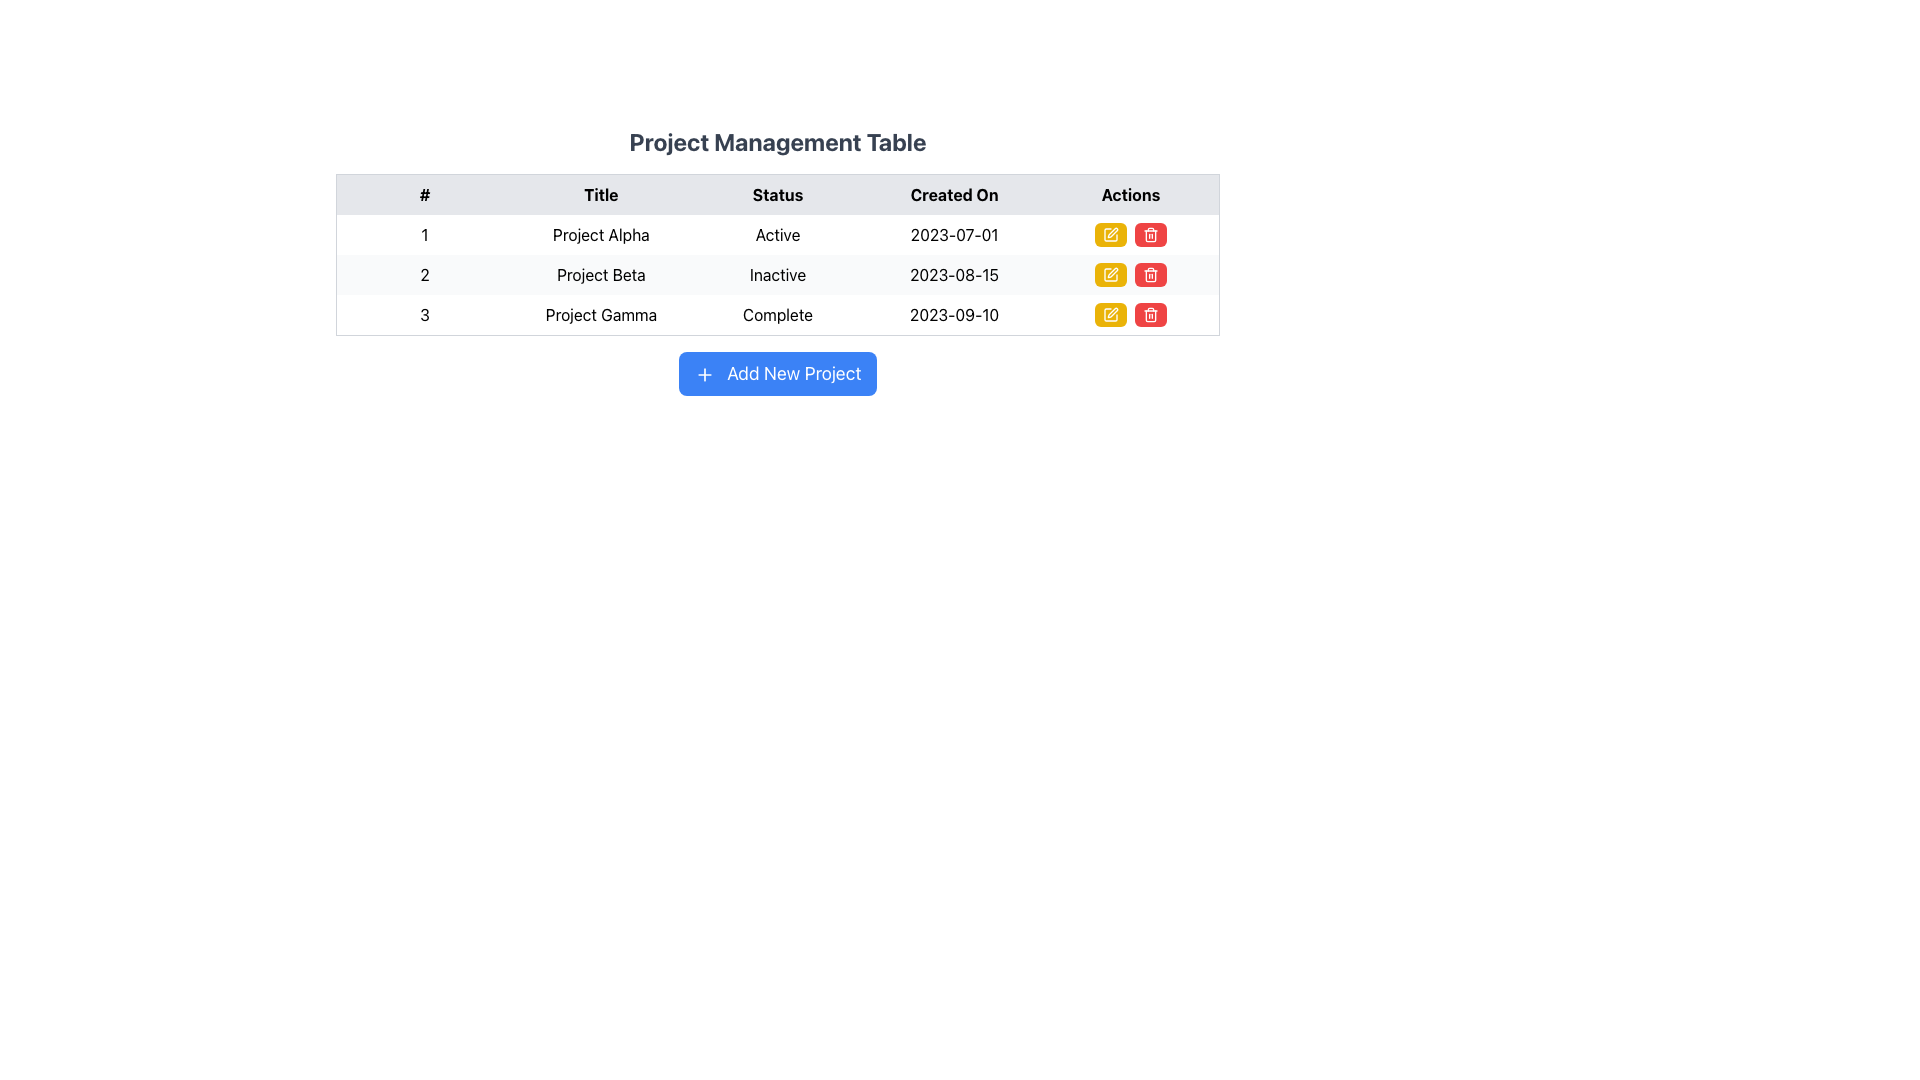 The width and height of the screenshot is (1920, 1080). Describe the element at coordinates (953, 194) in the screenshot. I see `the 'Created On' text label, which is styled in bold black font on a light gray background and serves as a header in the Project Management Table` at that location.